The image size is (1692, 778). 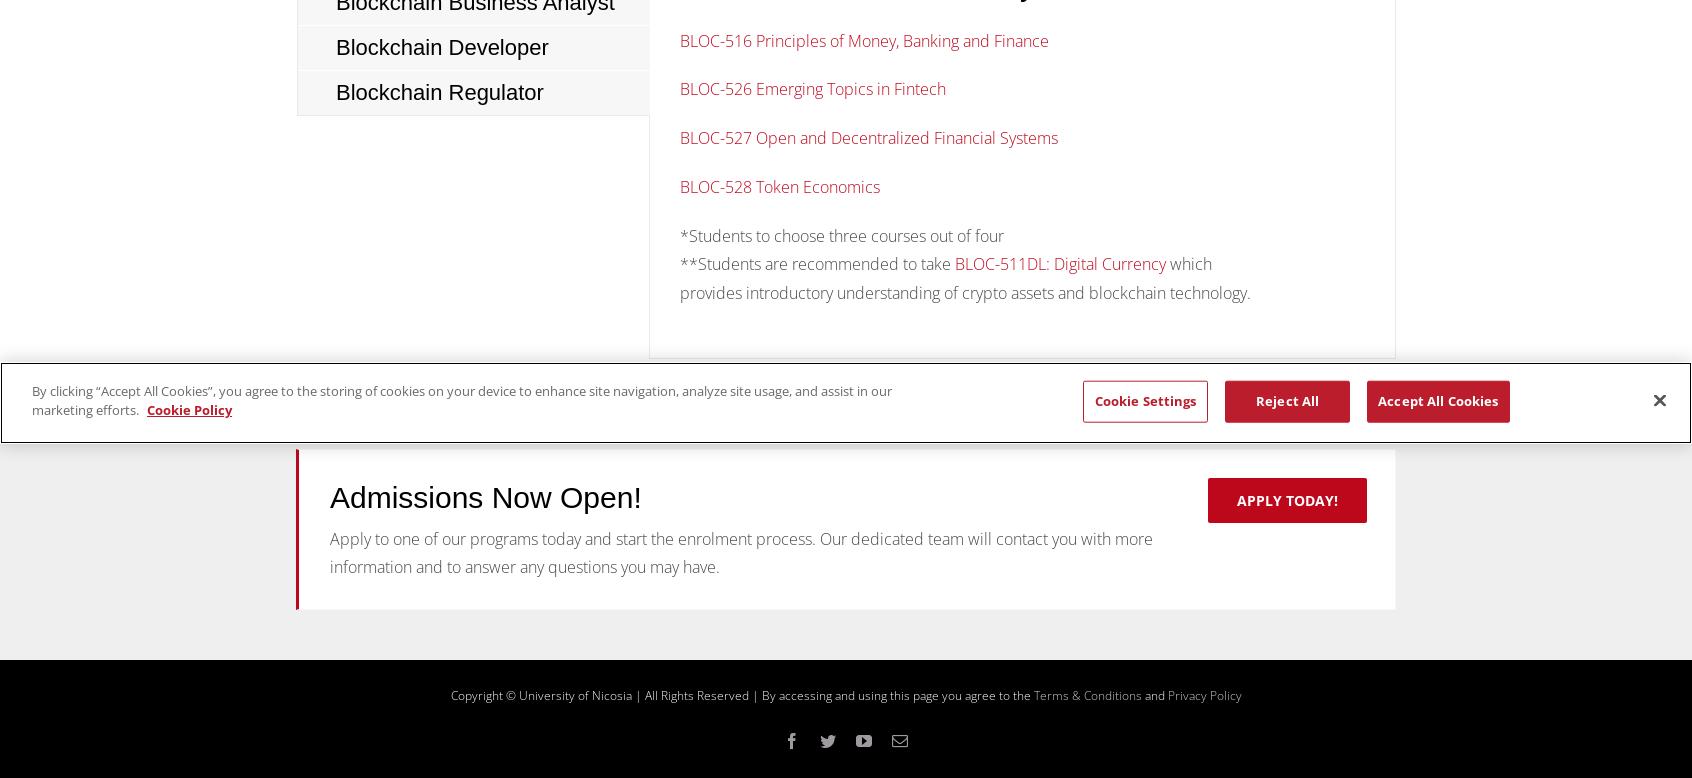 I want to click on 'BLOC-528 Token Economics', so click(x=781, y=186).